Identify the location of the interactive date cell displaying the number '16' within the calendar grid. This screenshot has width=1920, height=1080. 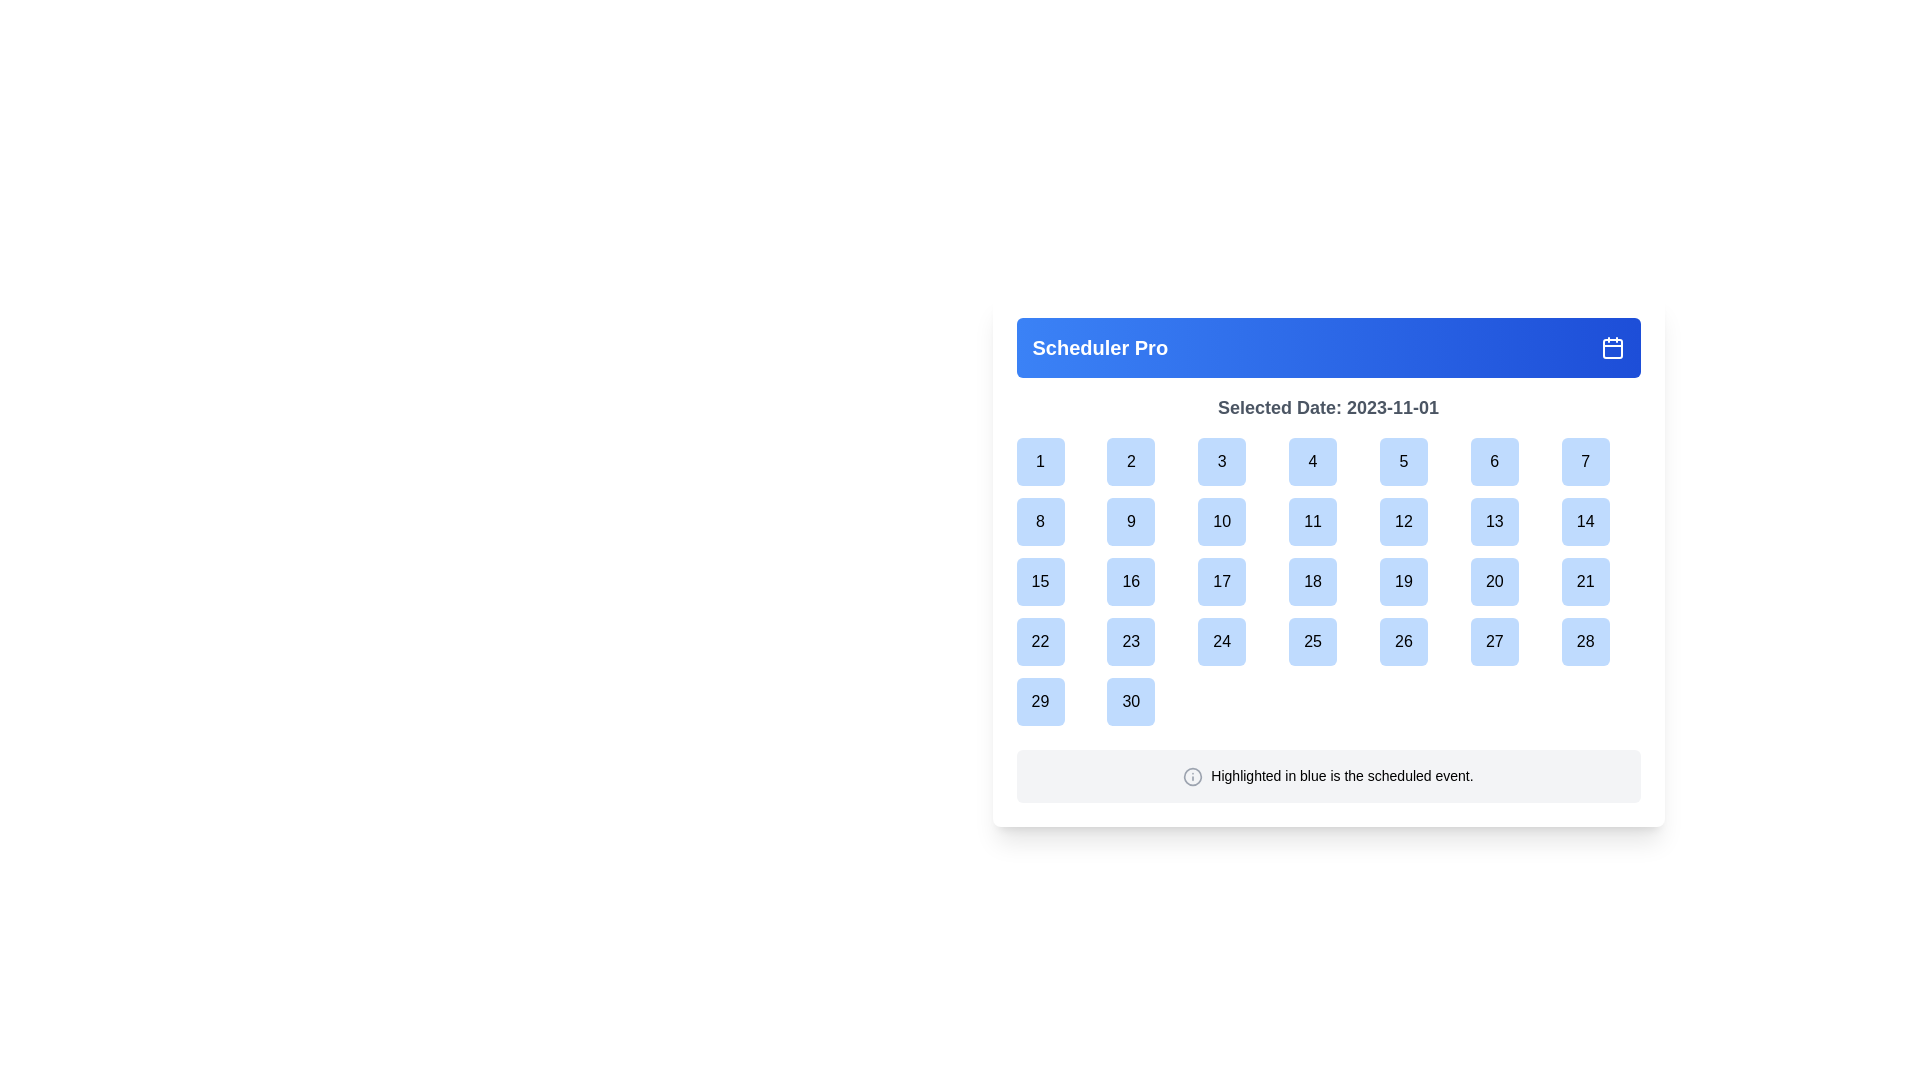
(1146, 582).